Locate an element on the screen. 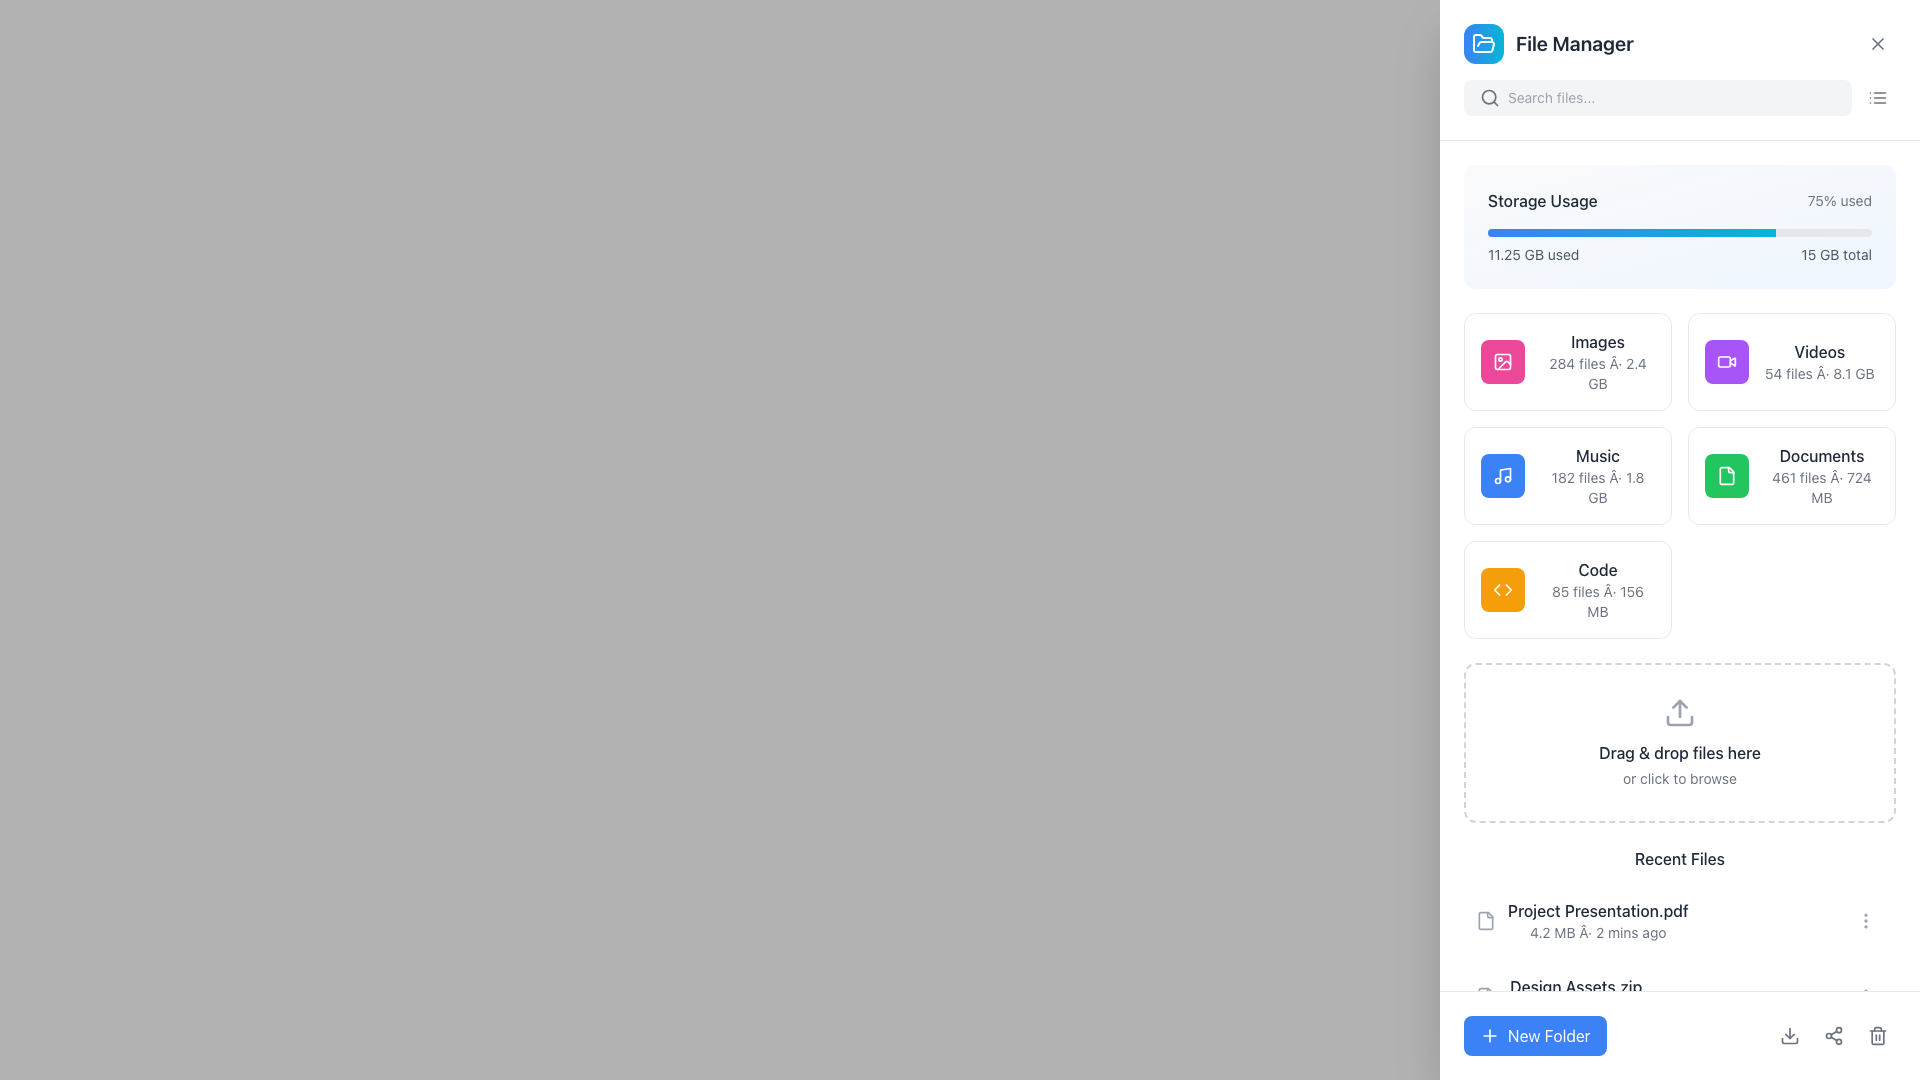 This screenshot has height=1080, width=1920. the blue rectangular button labeled 'Music' with a music note icon is located at coordinates (1567, 475).